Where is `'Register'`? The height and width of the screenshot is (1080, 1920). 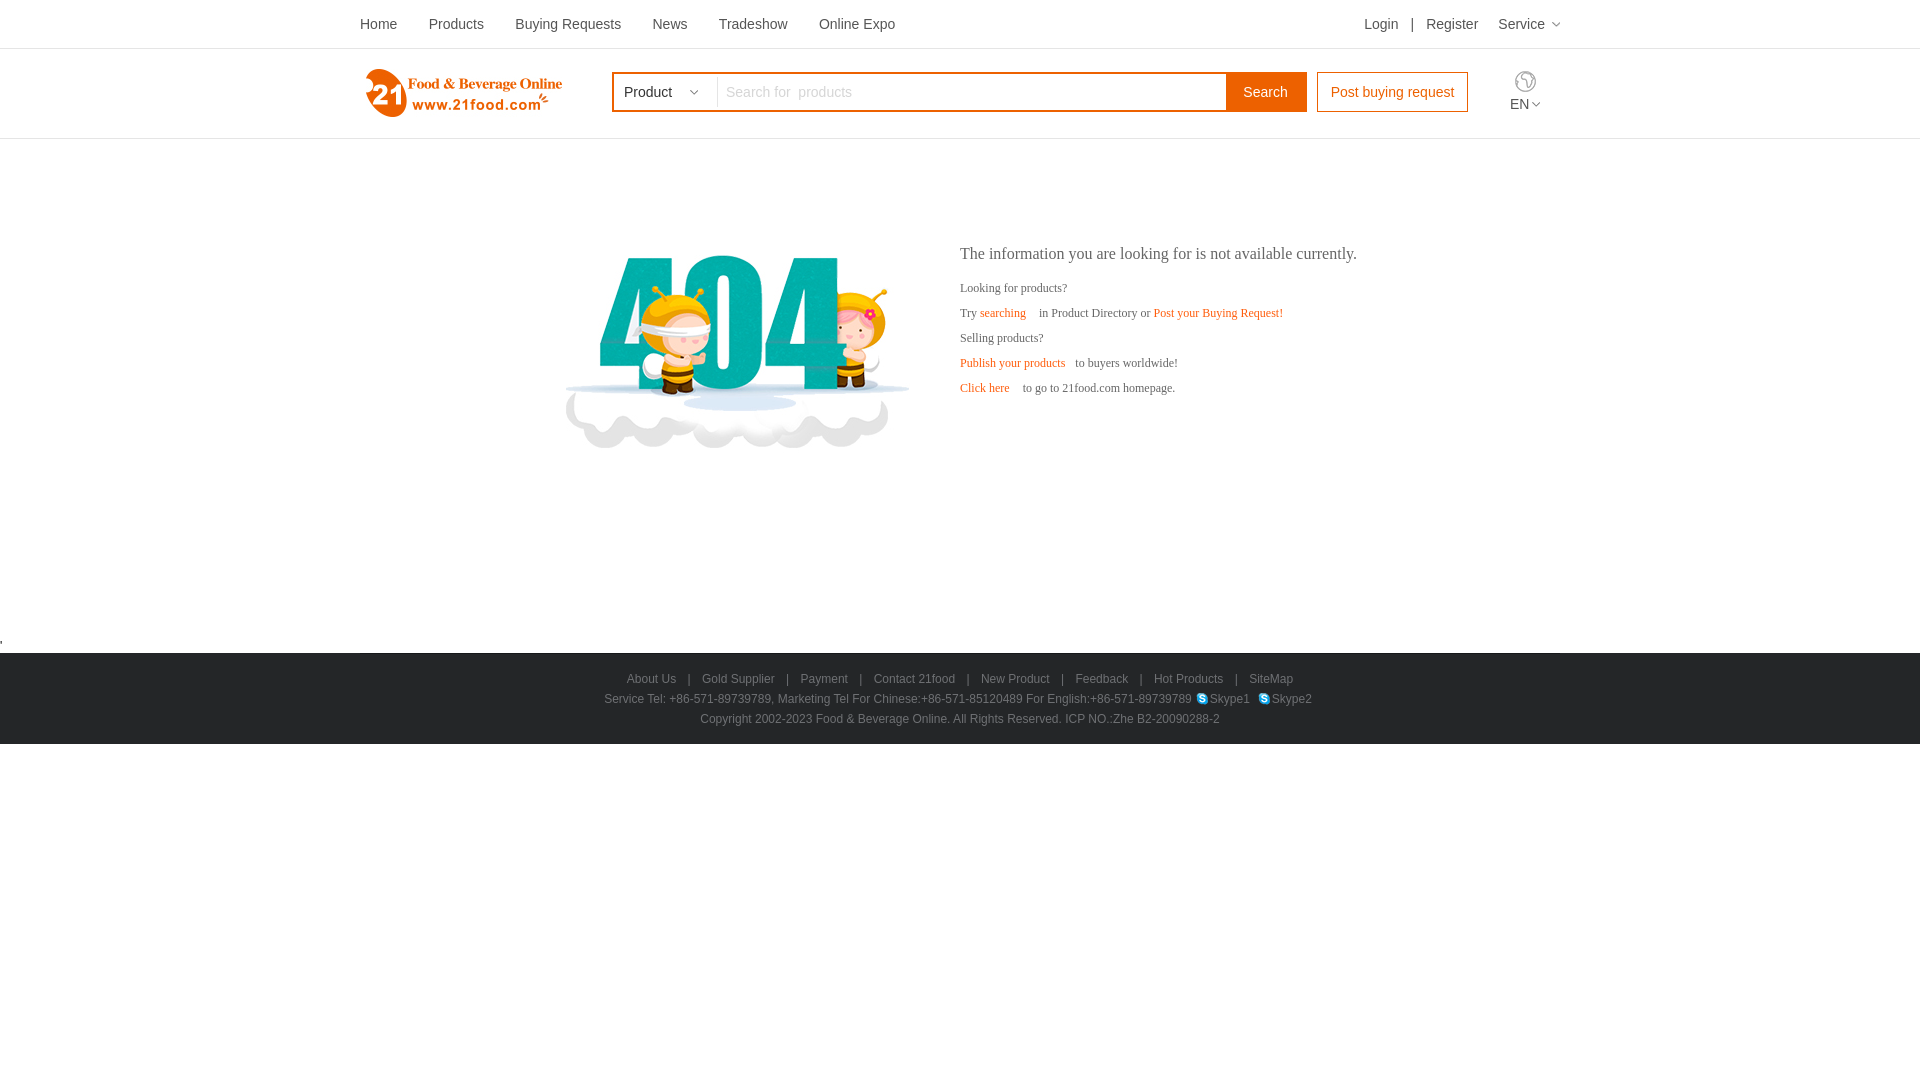
'Register' is located at coordinates (1451, 23).